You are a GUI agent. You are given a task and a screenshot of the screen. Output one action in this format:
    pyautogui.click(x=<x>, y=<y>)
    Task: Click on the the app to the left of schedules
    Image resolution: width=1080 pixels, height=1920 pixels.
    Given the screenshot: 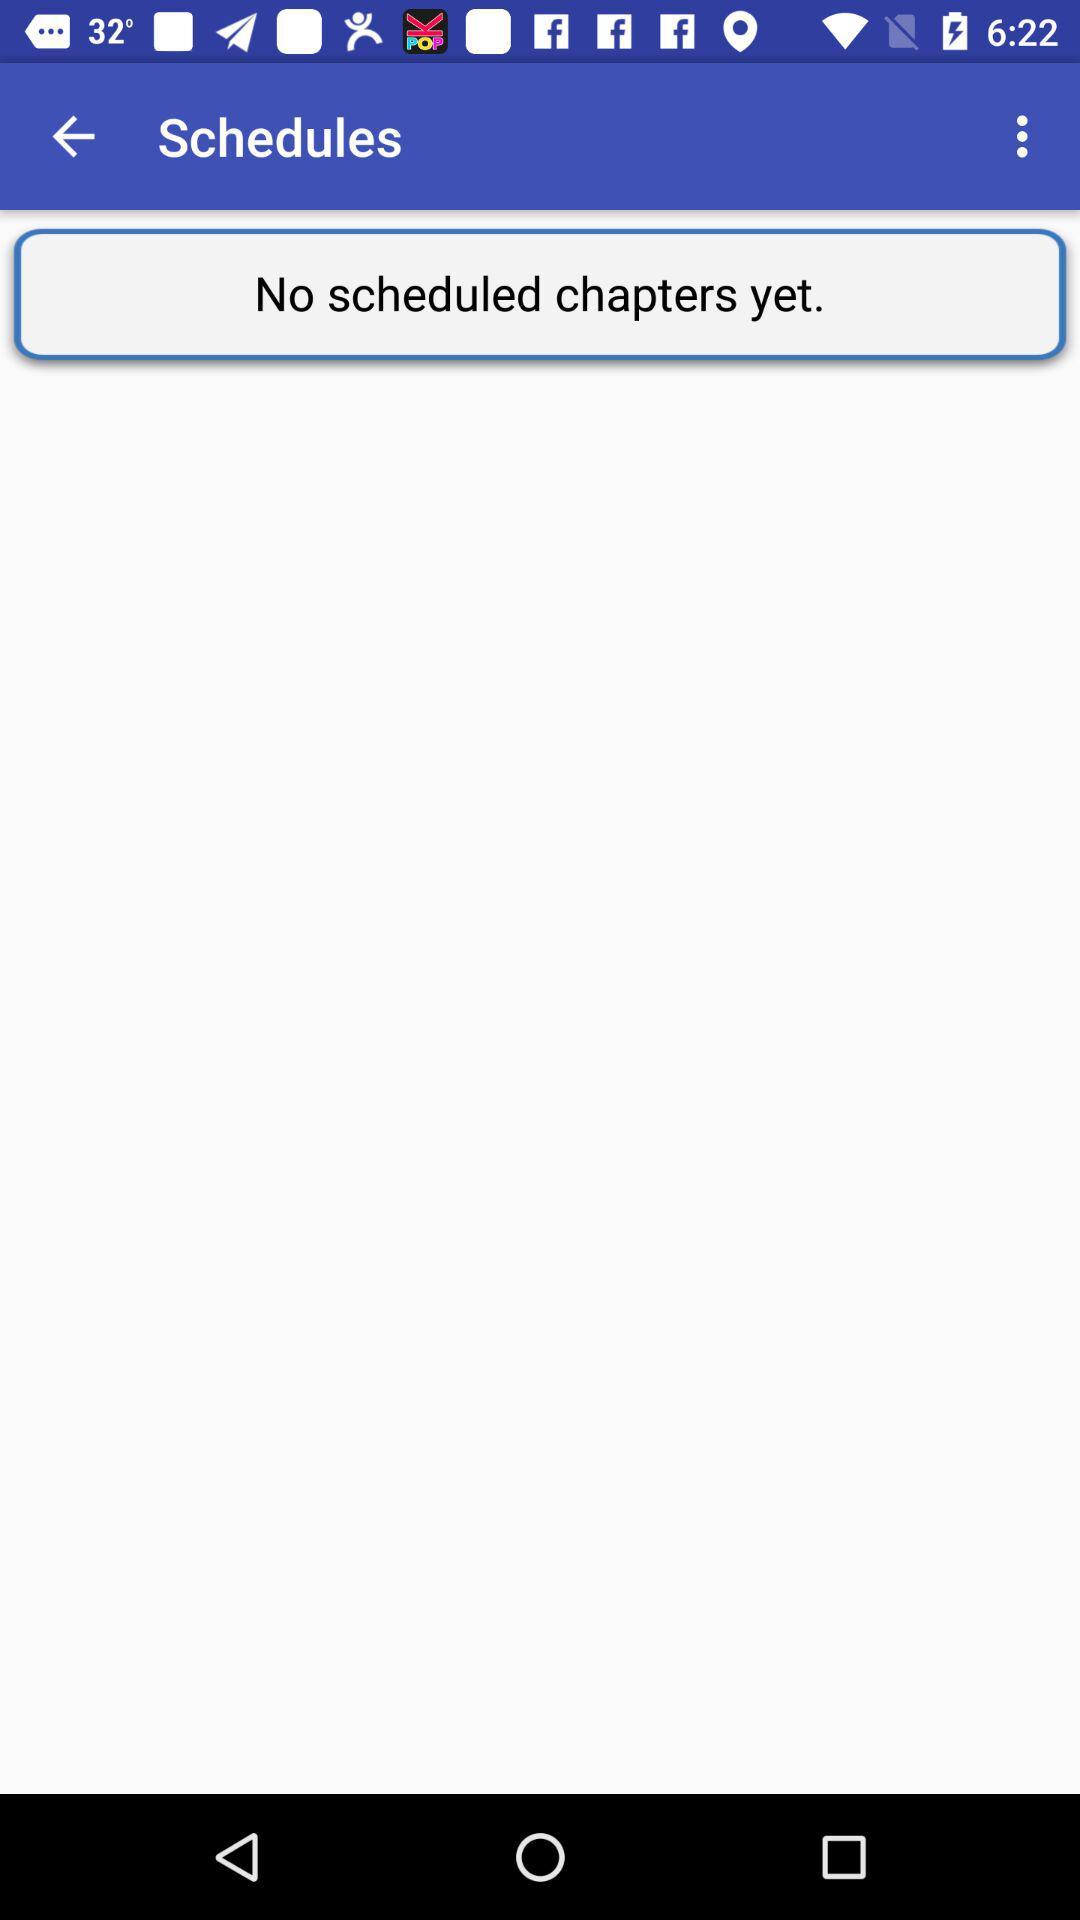 What is the action you would take?
    pyautogui.click(x=72, y=135)
    